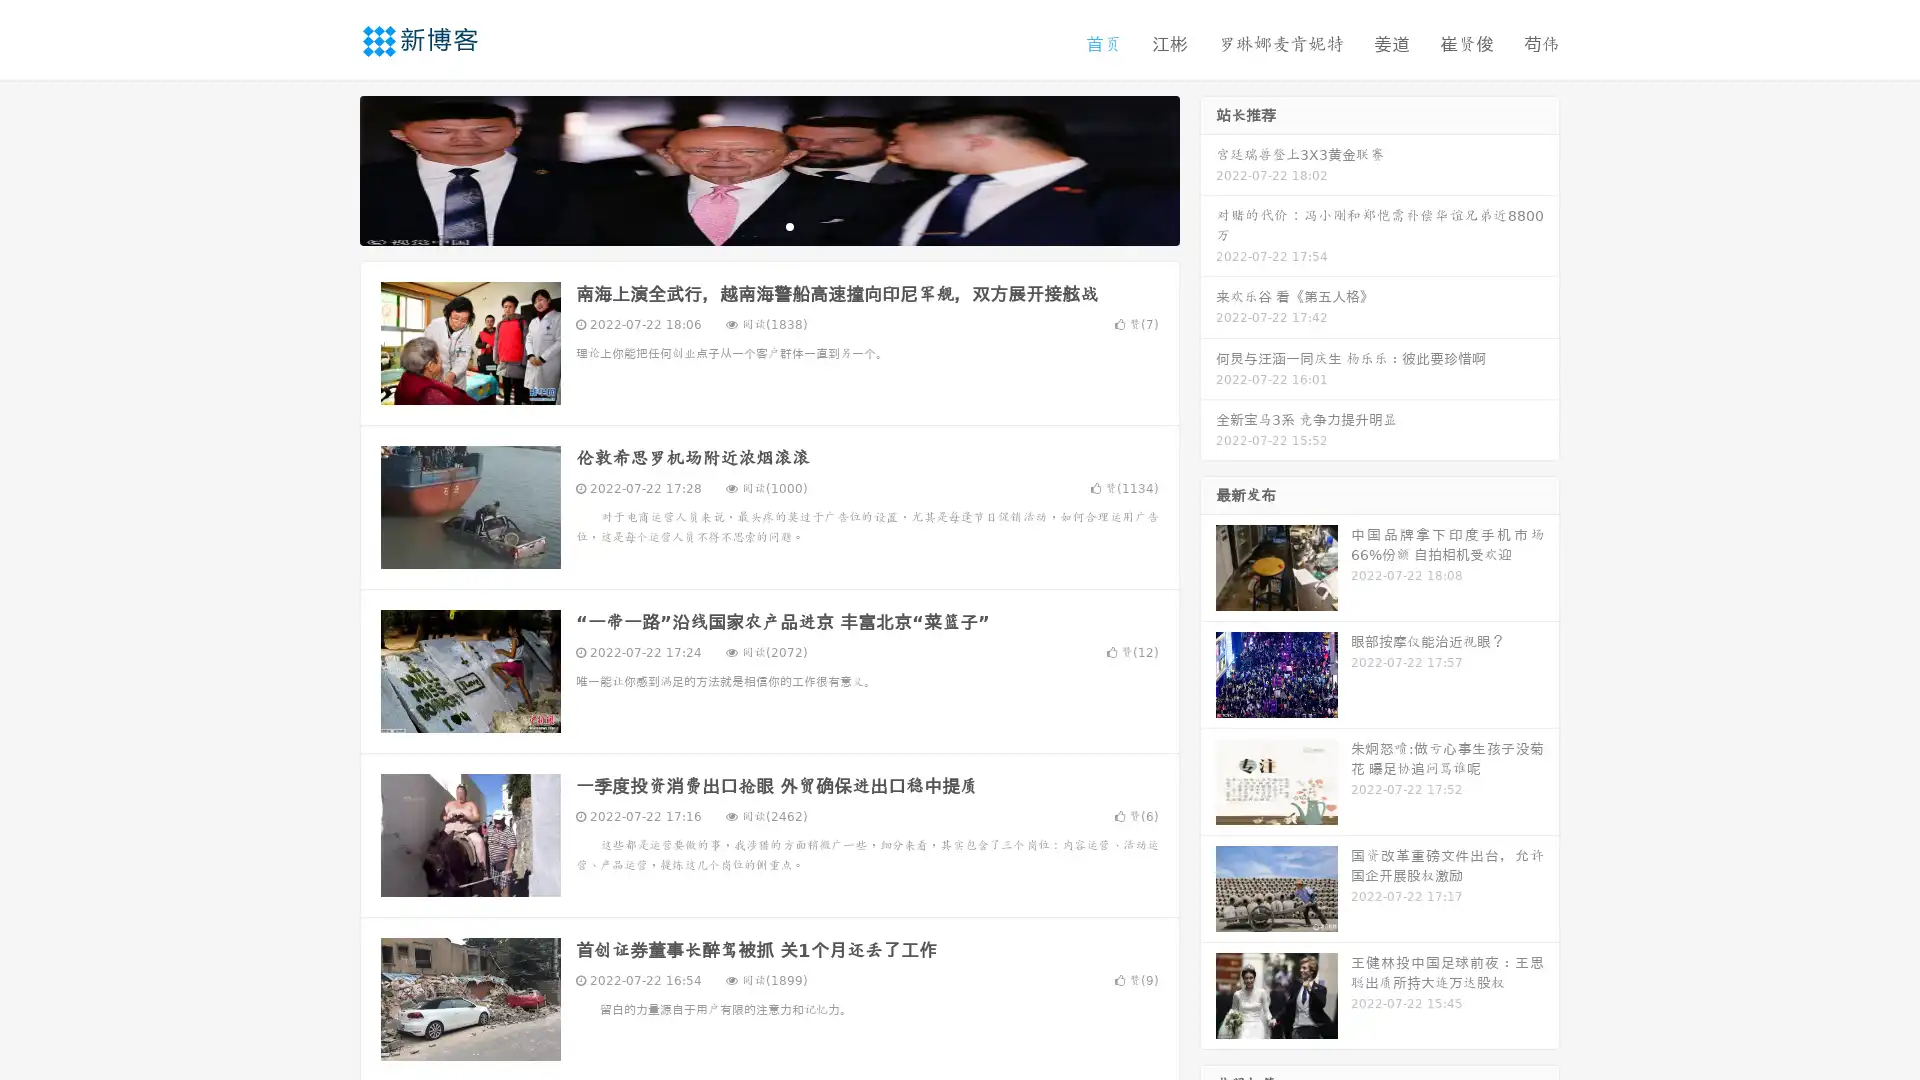 This screenshot has height=1080, width=1920. What do you see at coordinates (748, 225) in the screenshot?
I see `Go to slide 1` at bounding box center [748, 225].